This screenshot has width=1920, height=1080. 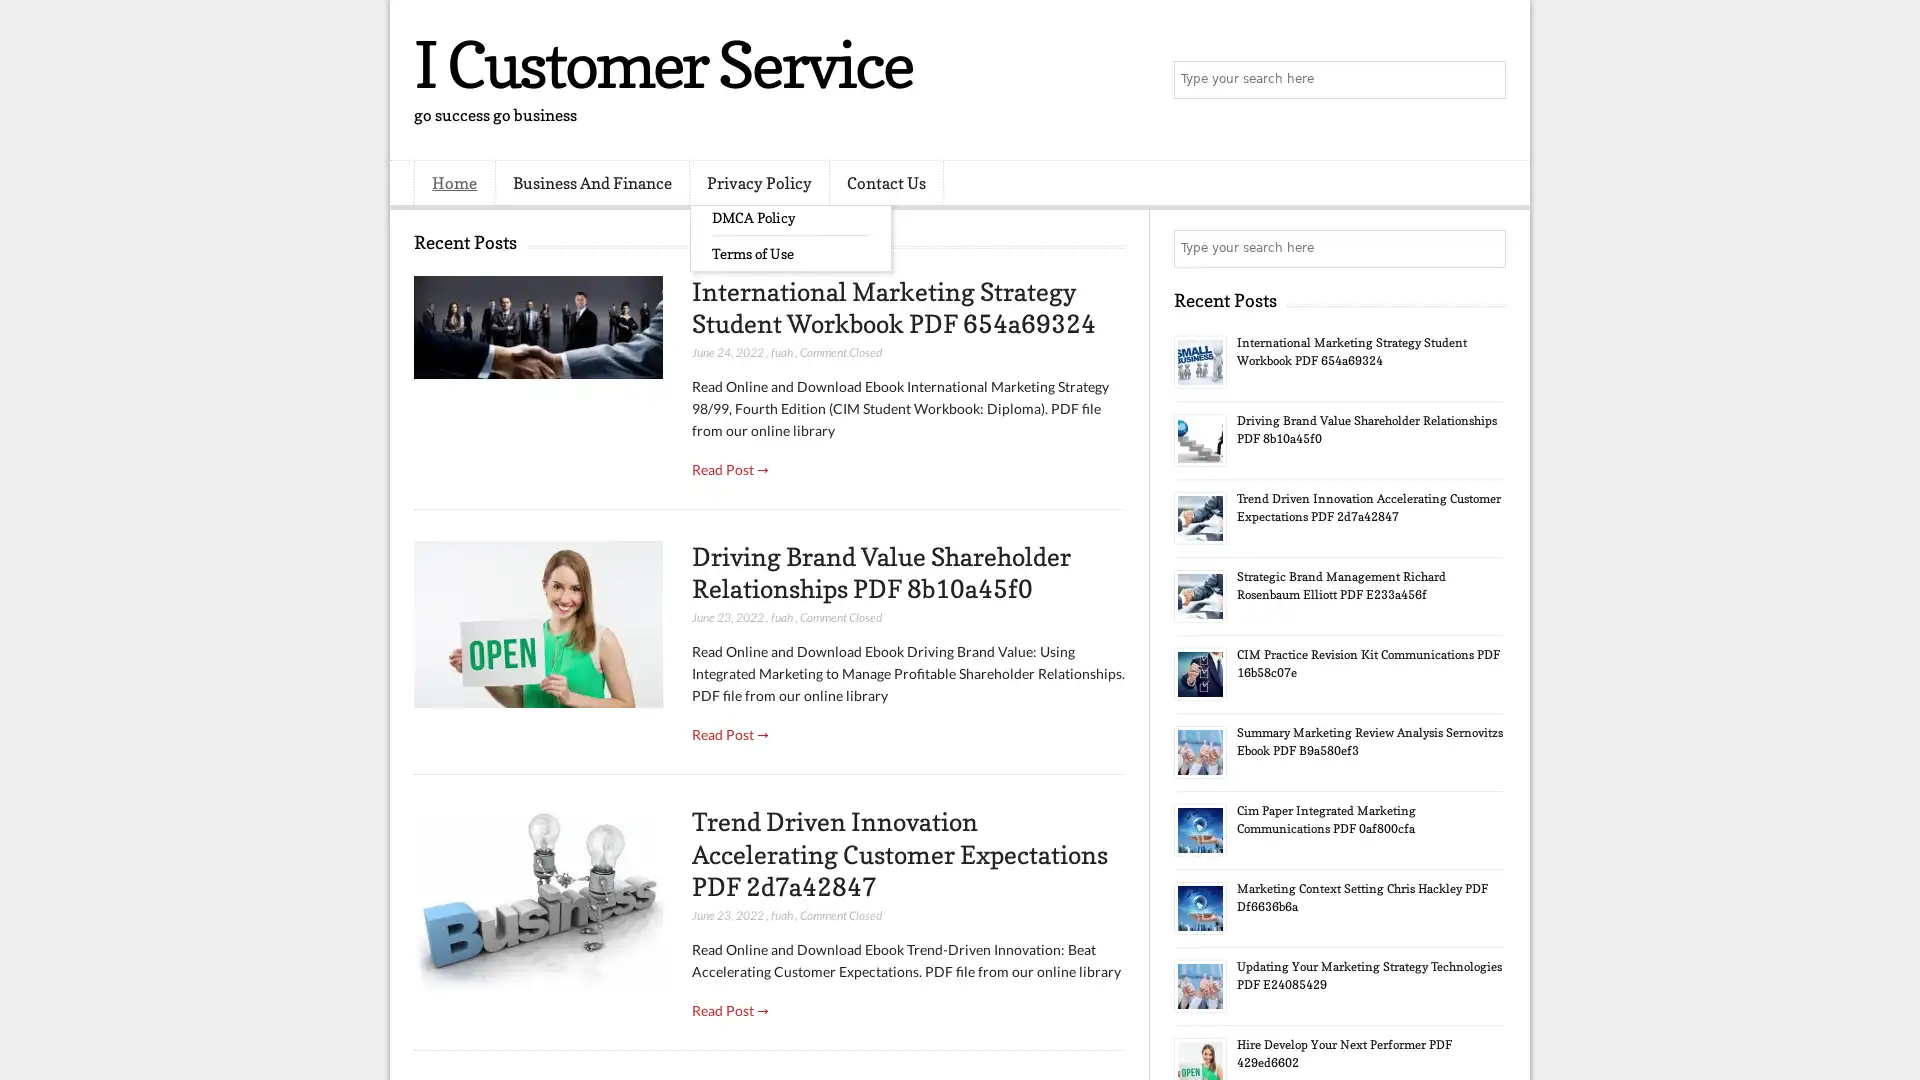 What do you see at coordinates (1485, 248) in the screenshot?
I see `Search` at bounding box center [1485, 248].